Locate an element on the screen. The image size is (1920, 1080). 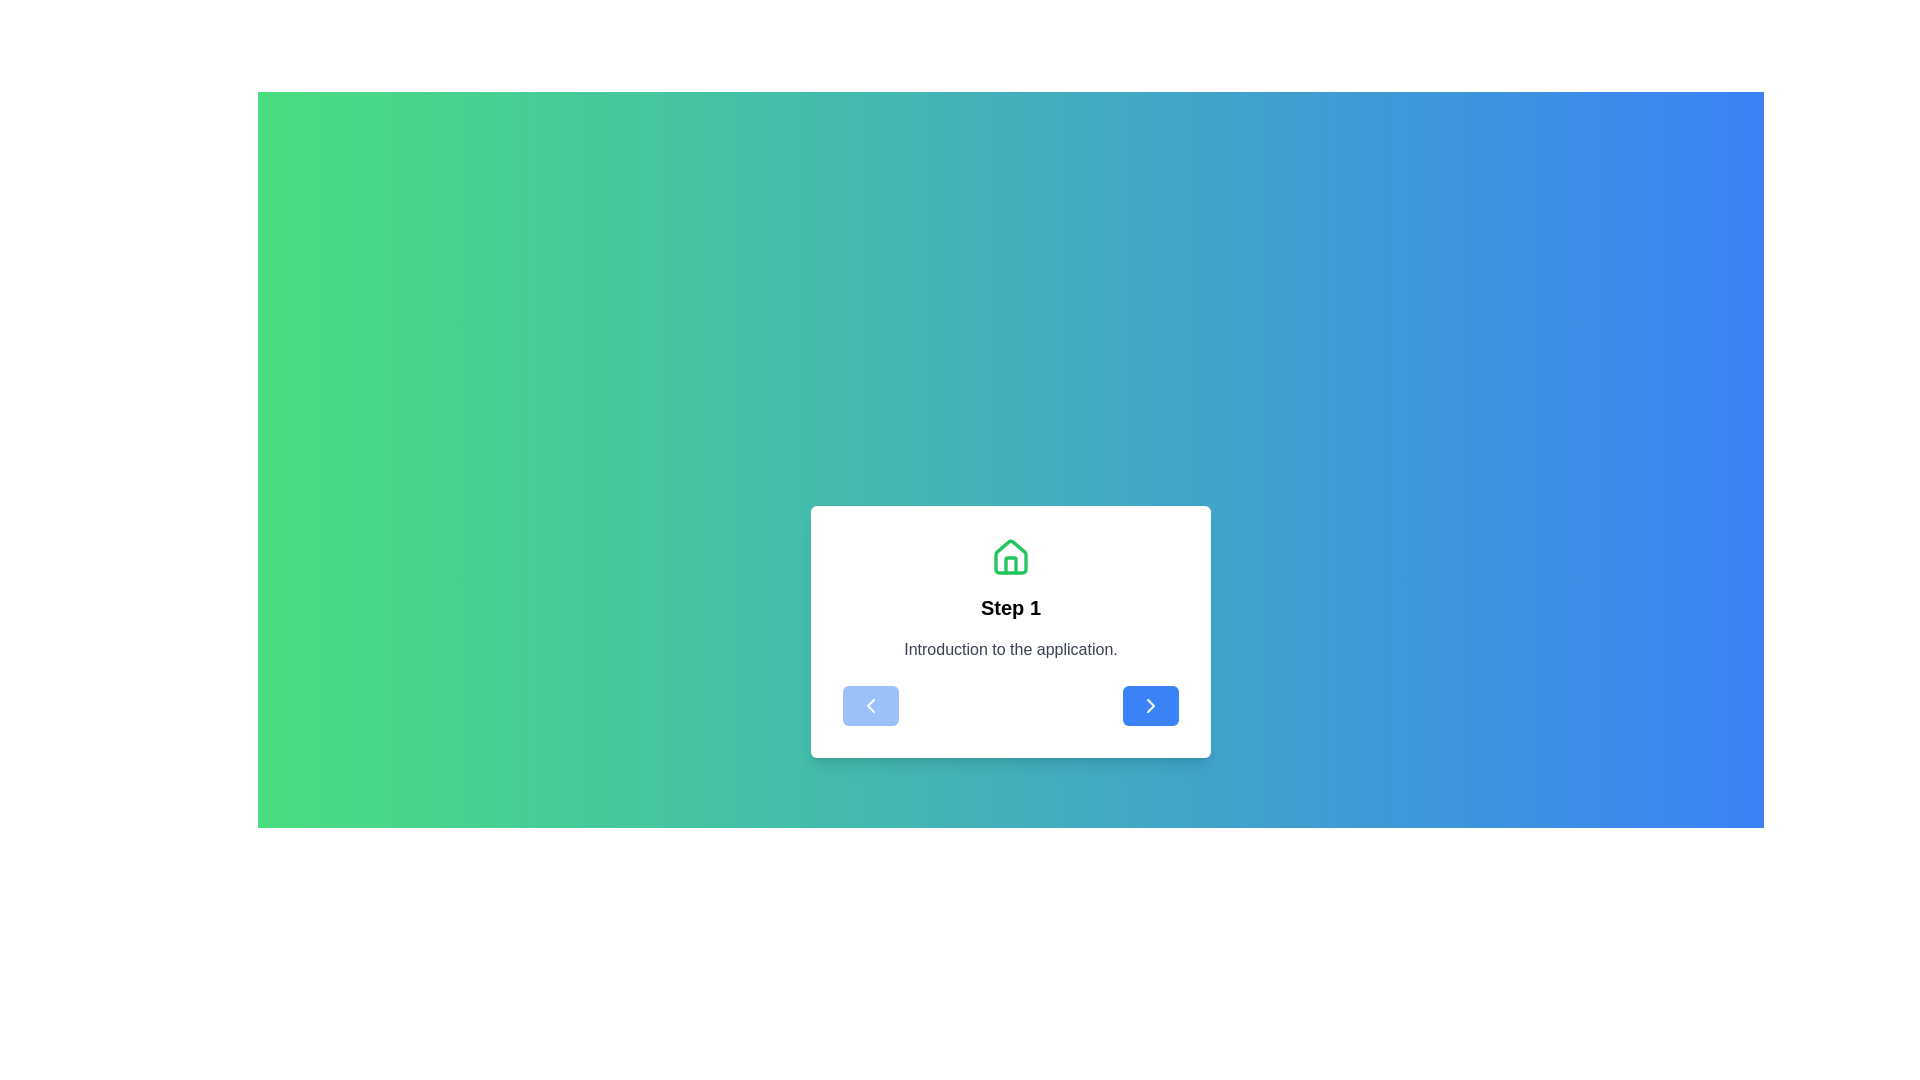
the home icon for visual context is located at coordinates (1011, 558).